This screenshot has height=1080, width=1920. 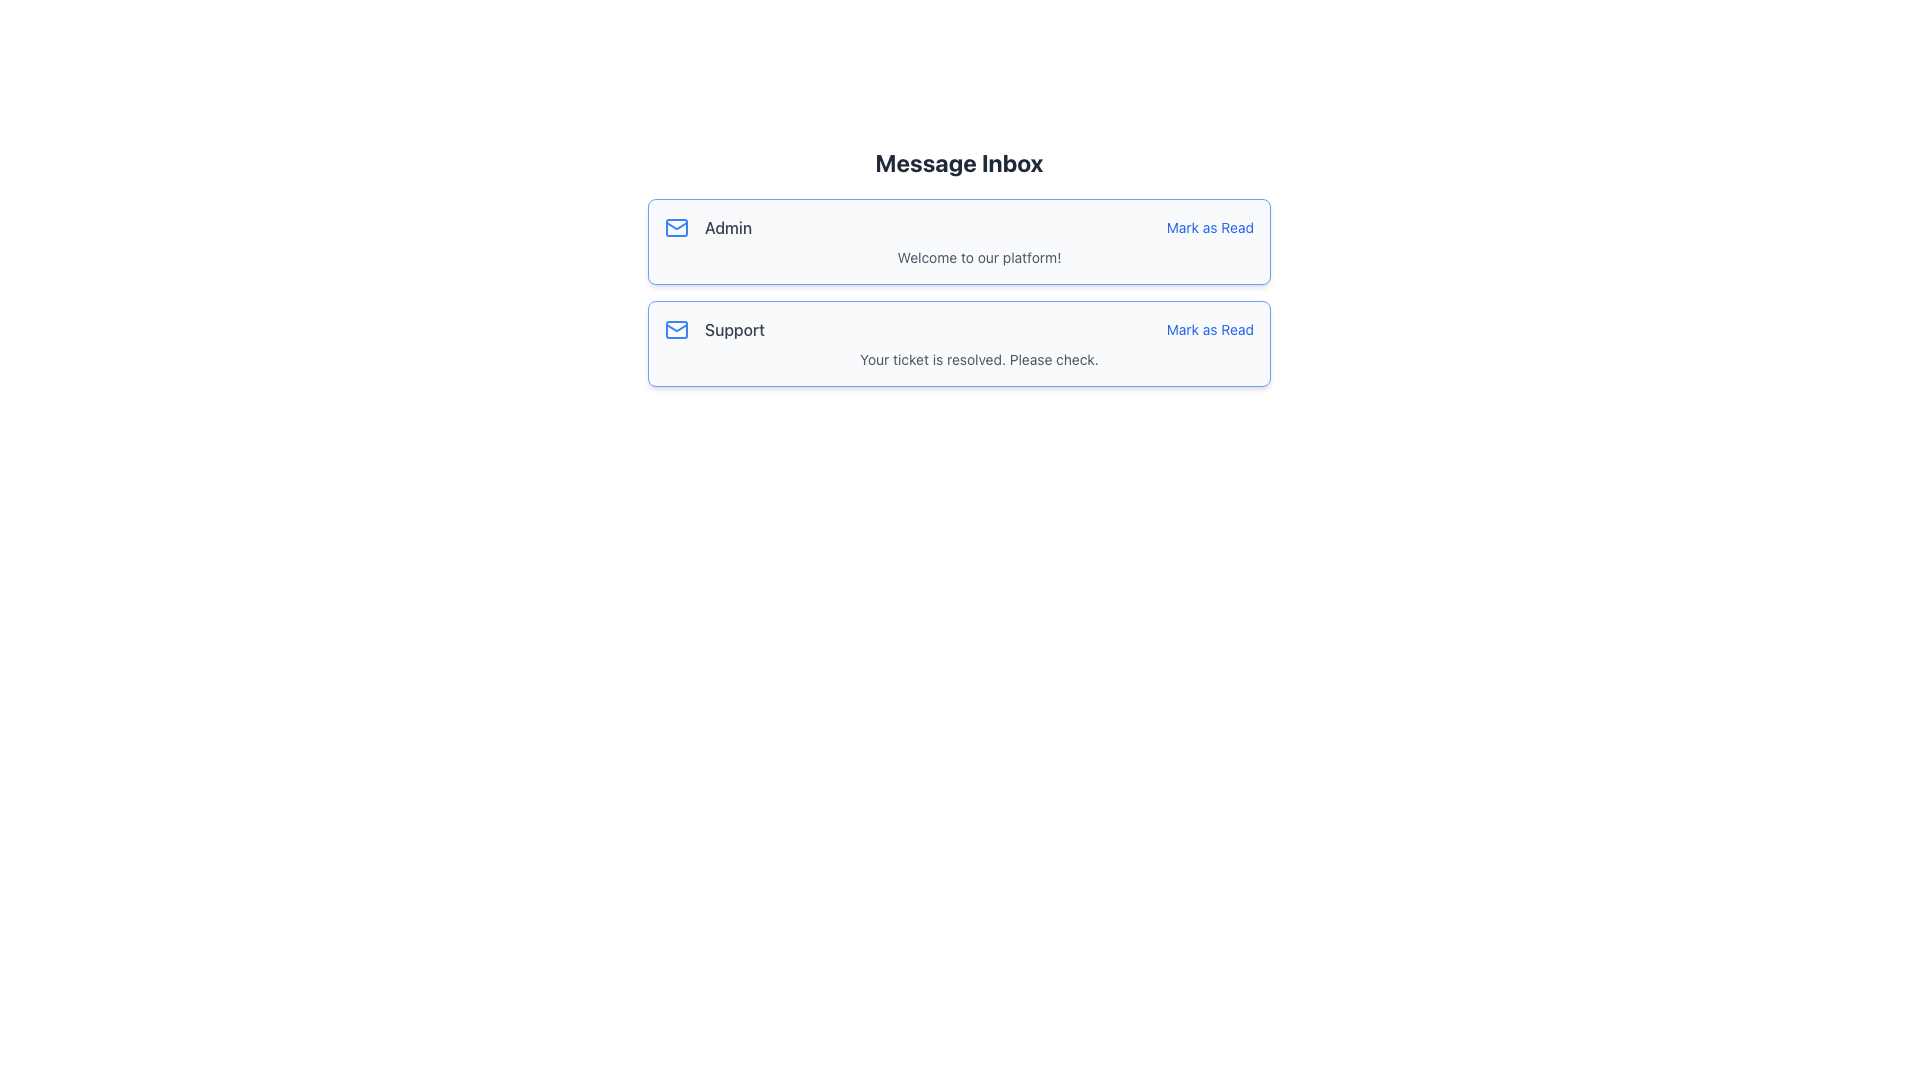 I want to click on the 'Mark as Read' text link, which is styled with blue color and an underline, located in the top-right corner of the 'Support' message box, so click(x=1209, y=329).